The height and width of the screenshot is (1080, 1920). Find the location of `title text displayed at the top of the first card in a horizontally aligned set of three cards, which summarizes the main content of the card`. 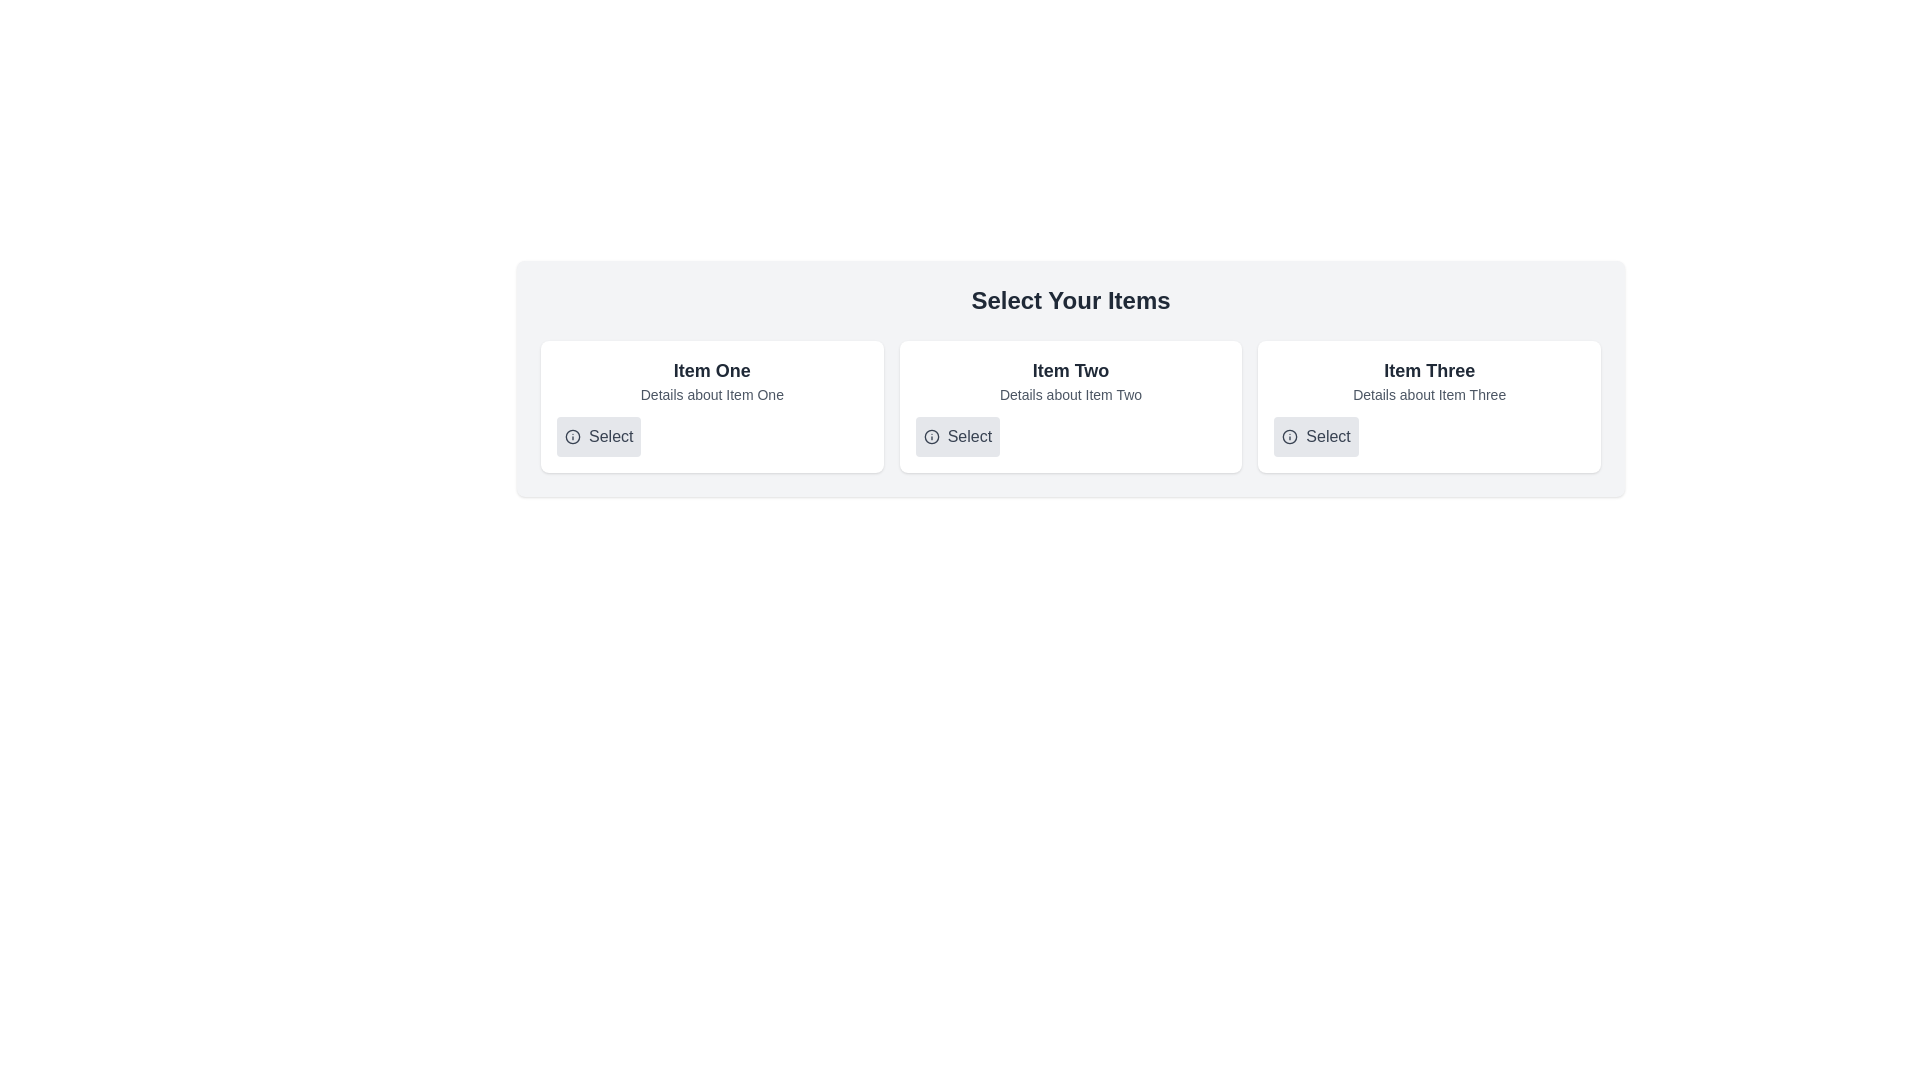

title text displayed at the top of the first card in a horizontally aligned set of three cards, which summarizes the main content of the card is located at coordinates (712, 370).